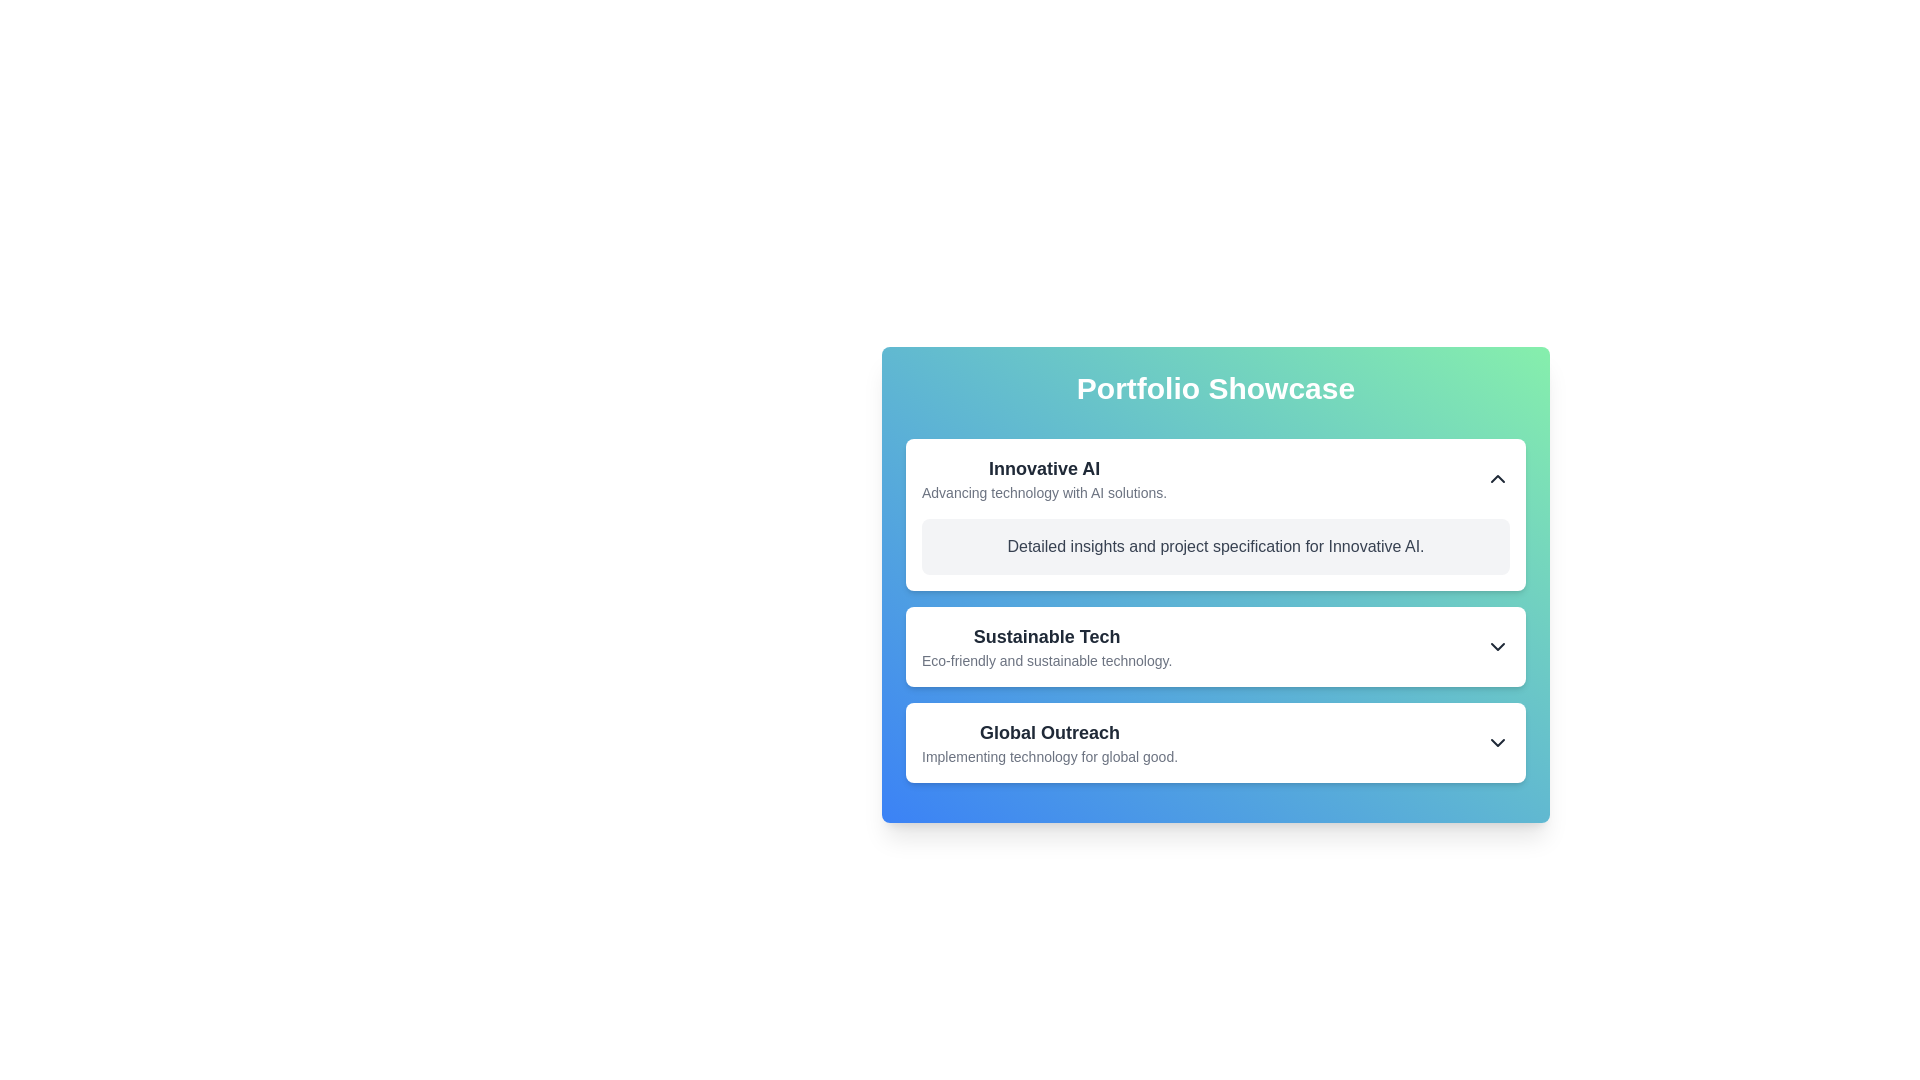 The width and height of the screenshot is (1920, 1080). I want to click on the text label providing additional information about the 'Innovative AI' heading in the first card of the 'Portfolio Showcase', so click(1043, 493).